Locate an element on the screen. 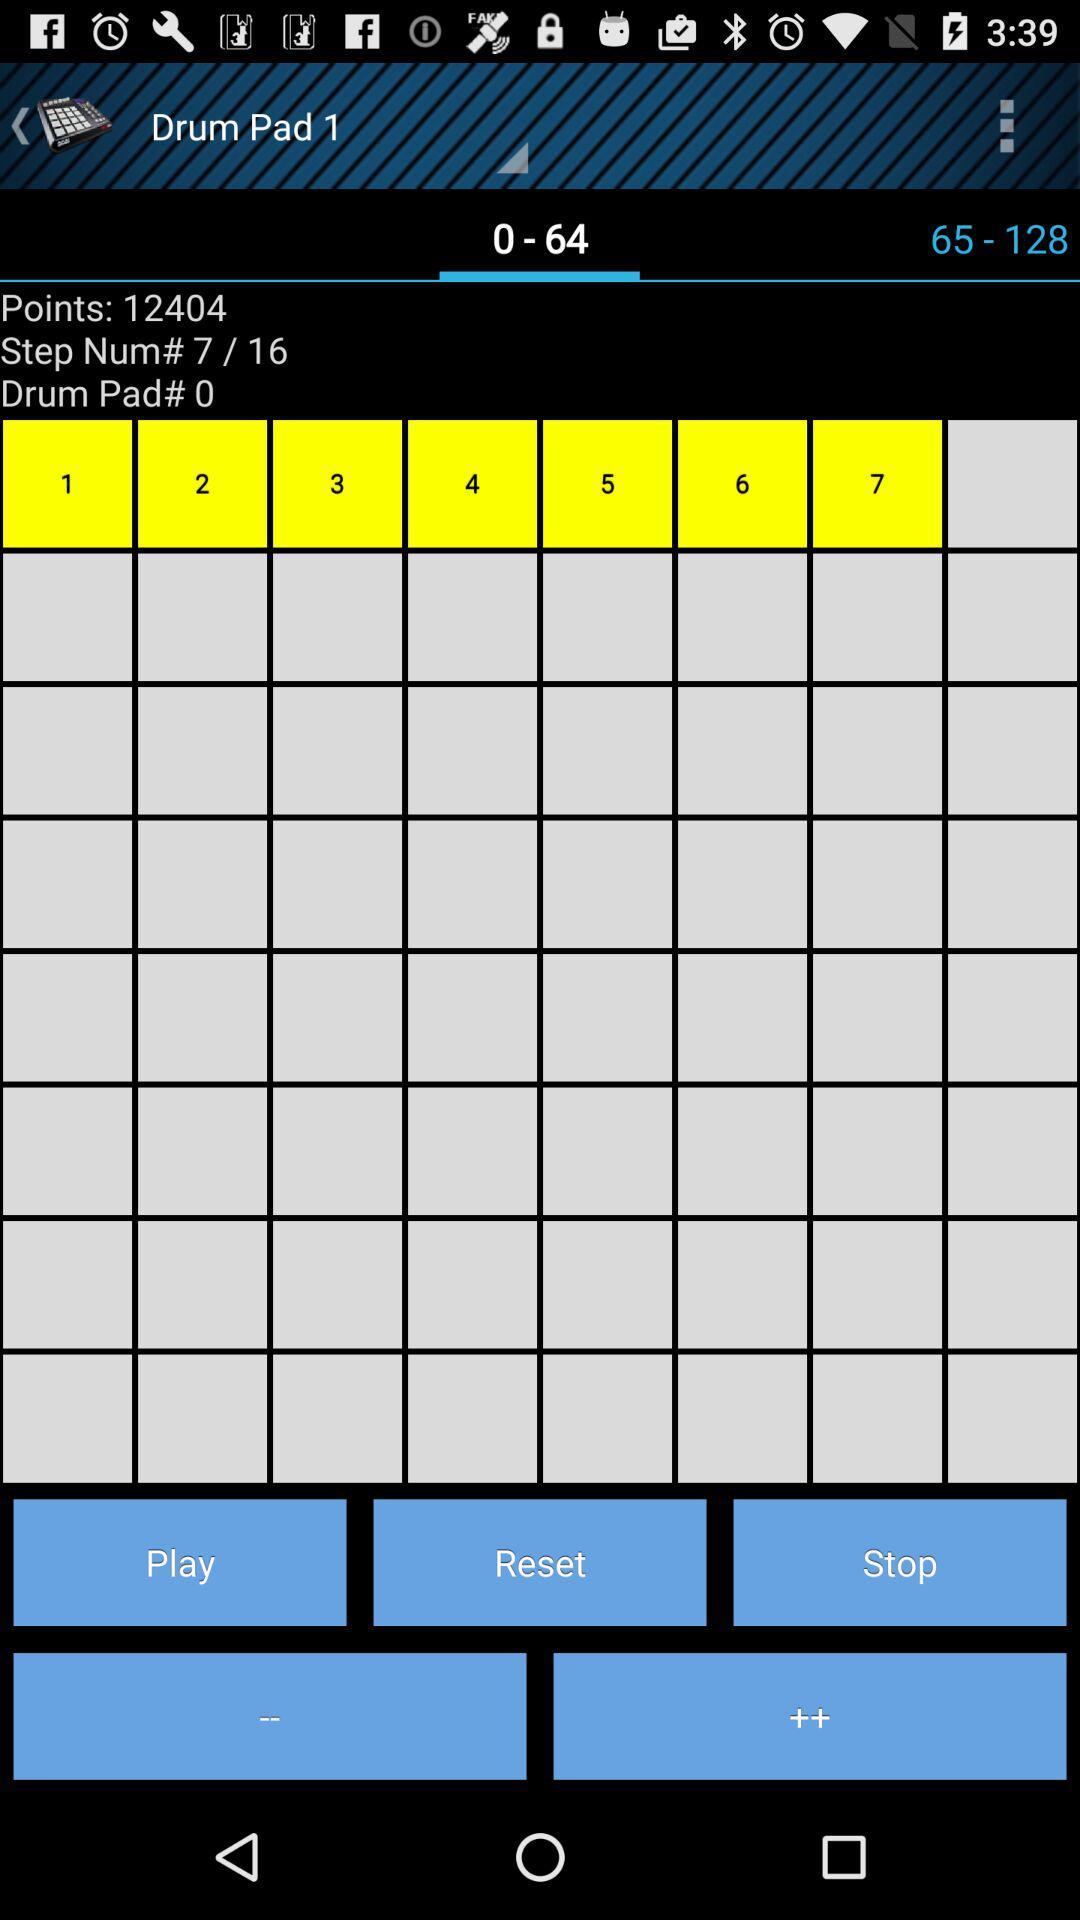 The height and width of the screenshot is (1920, 1080). the block right to the 7 number block on the right hand side is located at coordinates (1012, 484).